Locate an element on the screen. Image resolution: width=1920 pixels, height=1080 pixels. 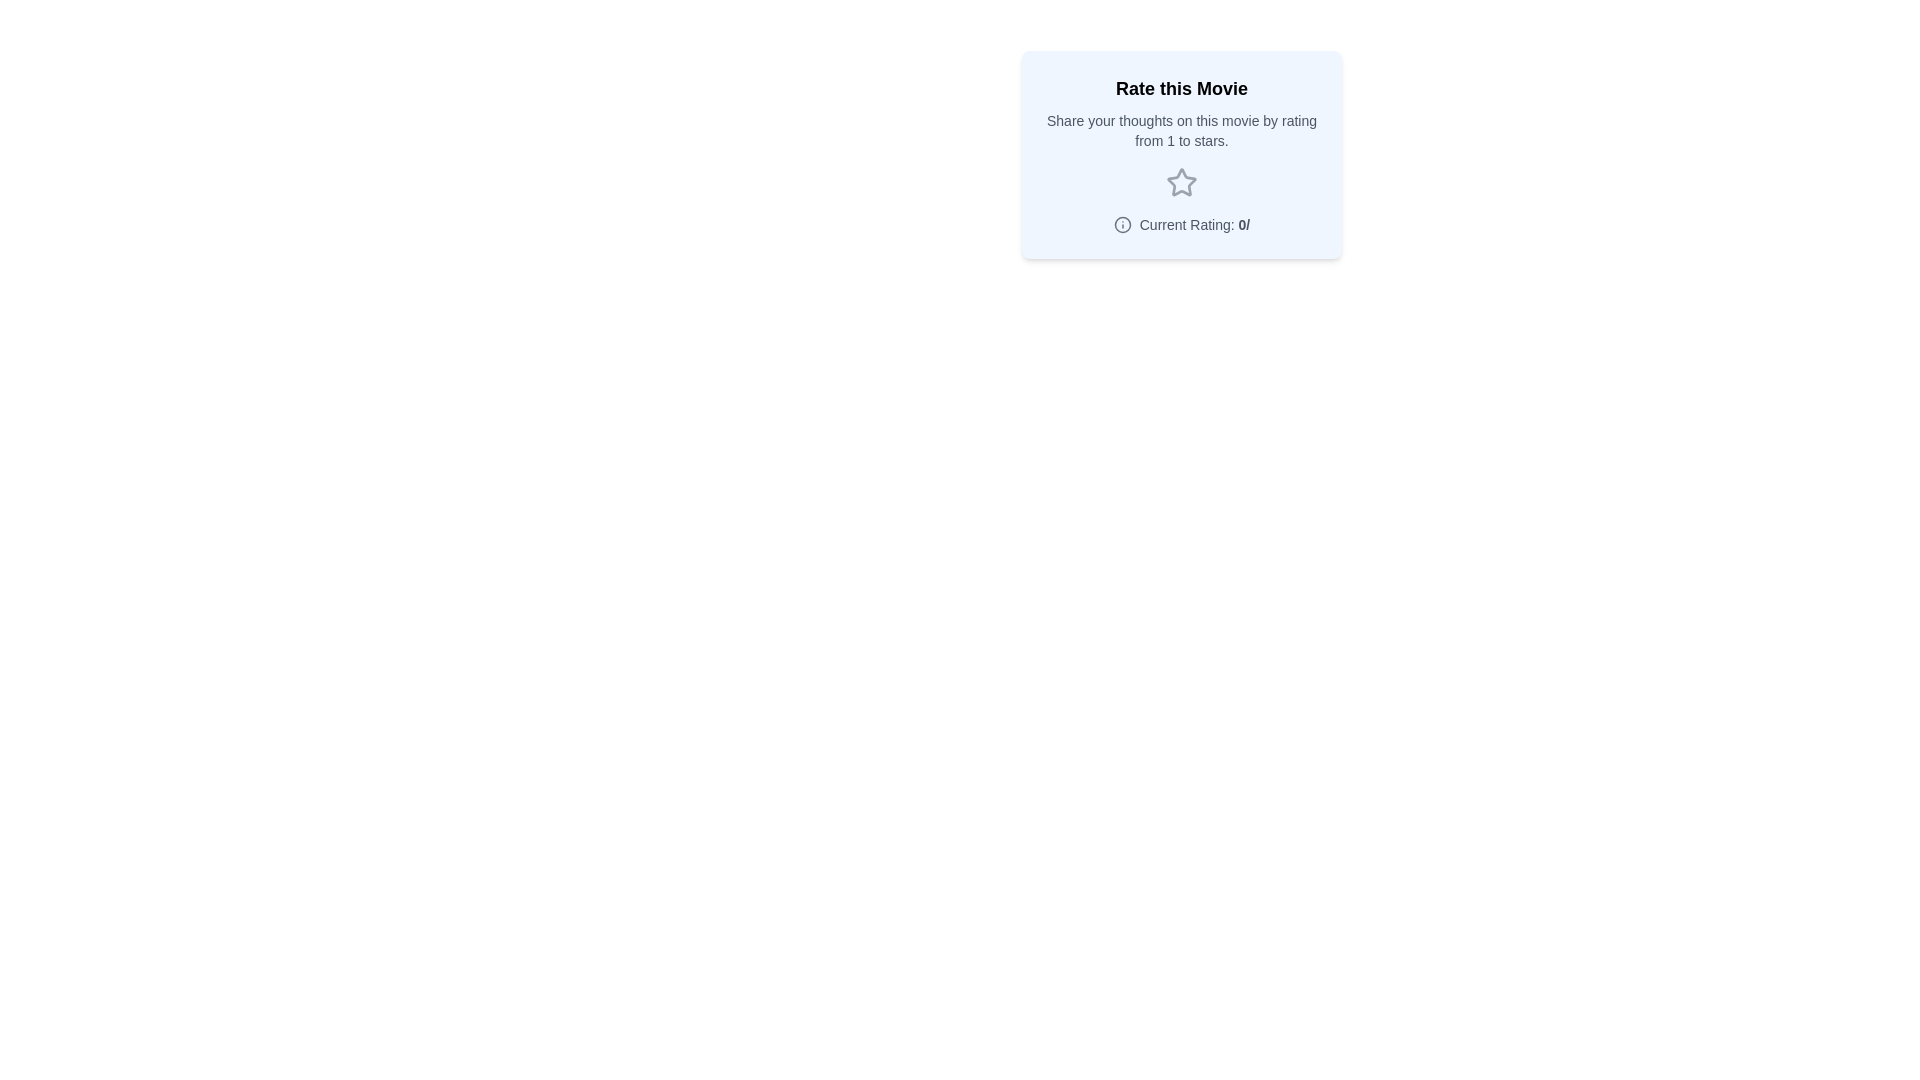
information displayed in the text label showing 'Current Rating: 0/' which is located below the star rating UI component is located at coordinates (1195, 224).